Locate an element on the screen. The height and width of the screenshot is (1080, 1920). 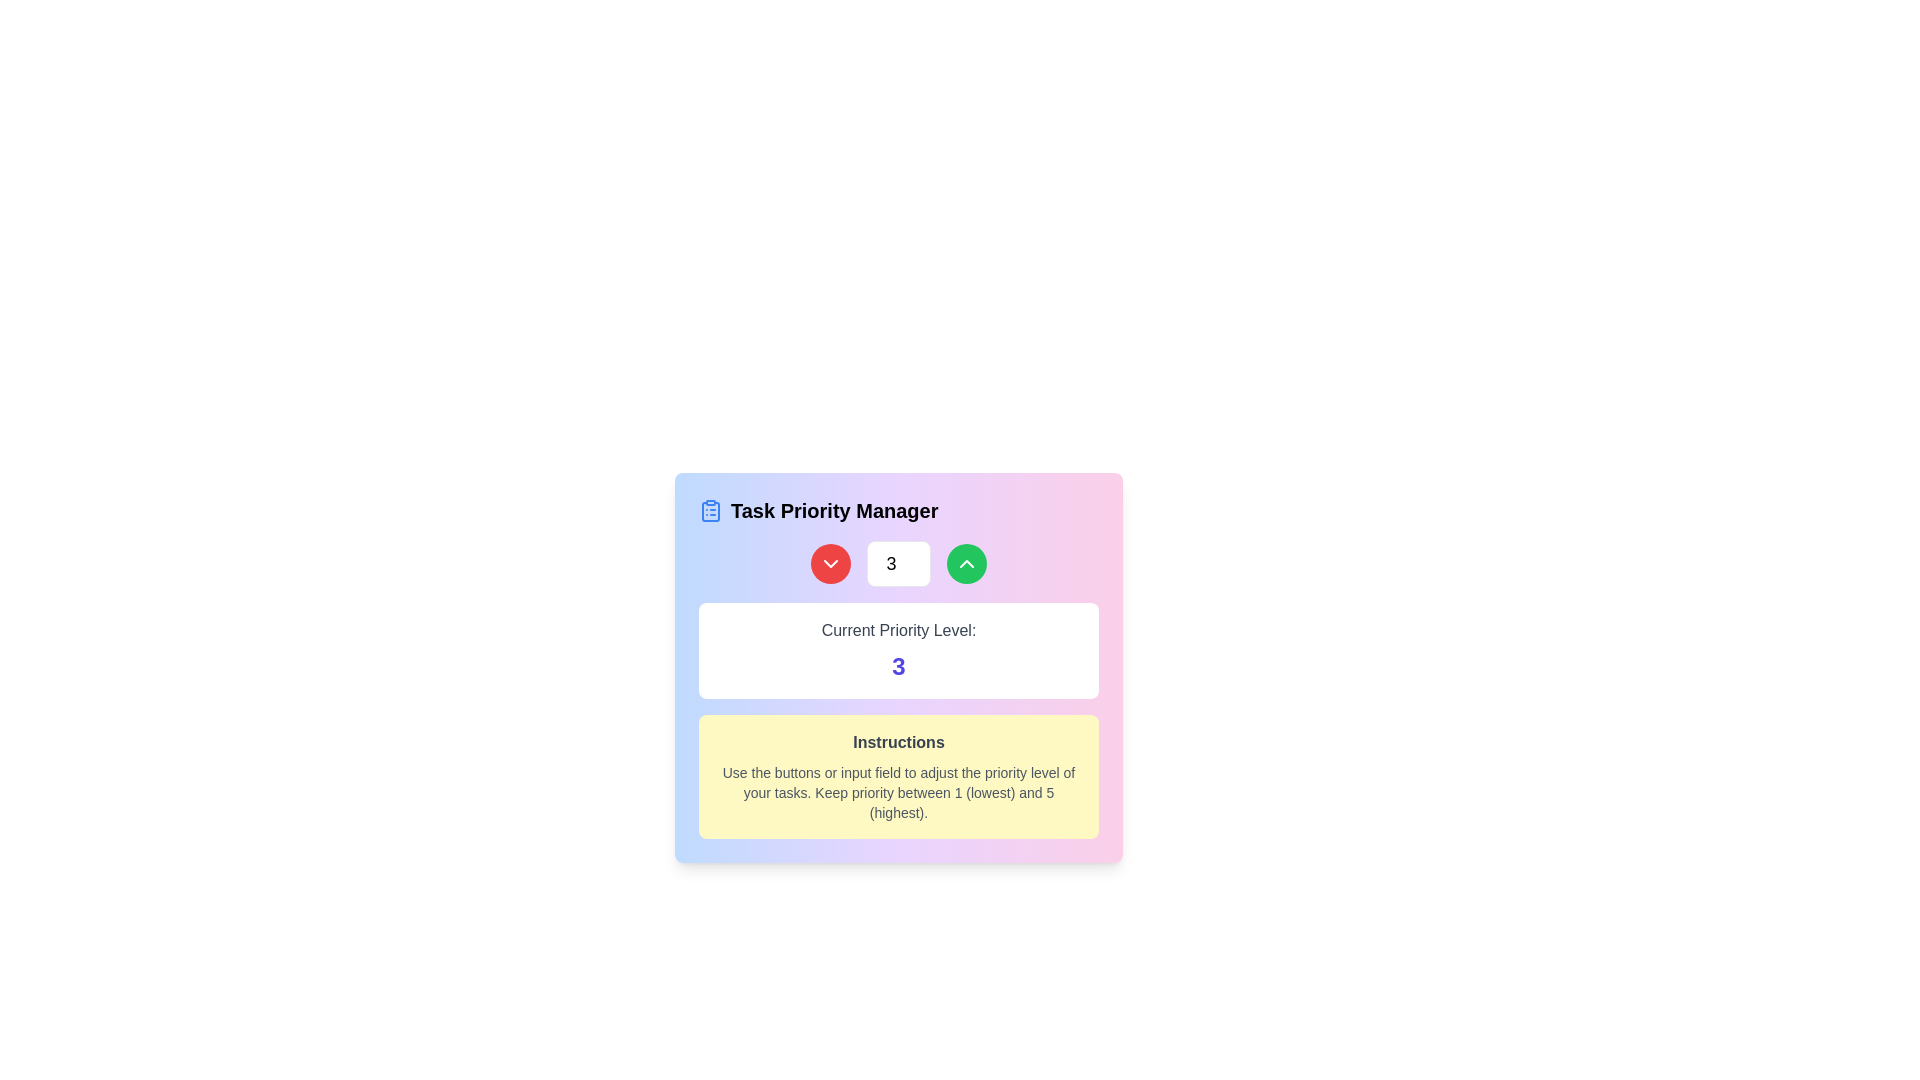
the rectangular icon with rounded corners outlined in blue located in the upper-left corner of the 'Task Priority Manager' header, to the left of the text 'Task Priority Manager' is located at coordinates (710, 511).